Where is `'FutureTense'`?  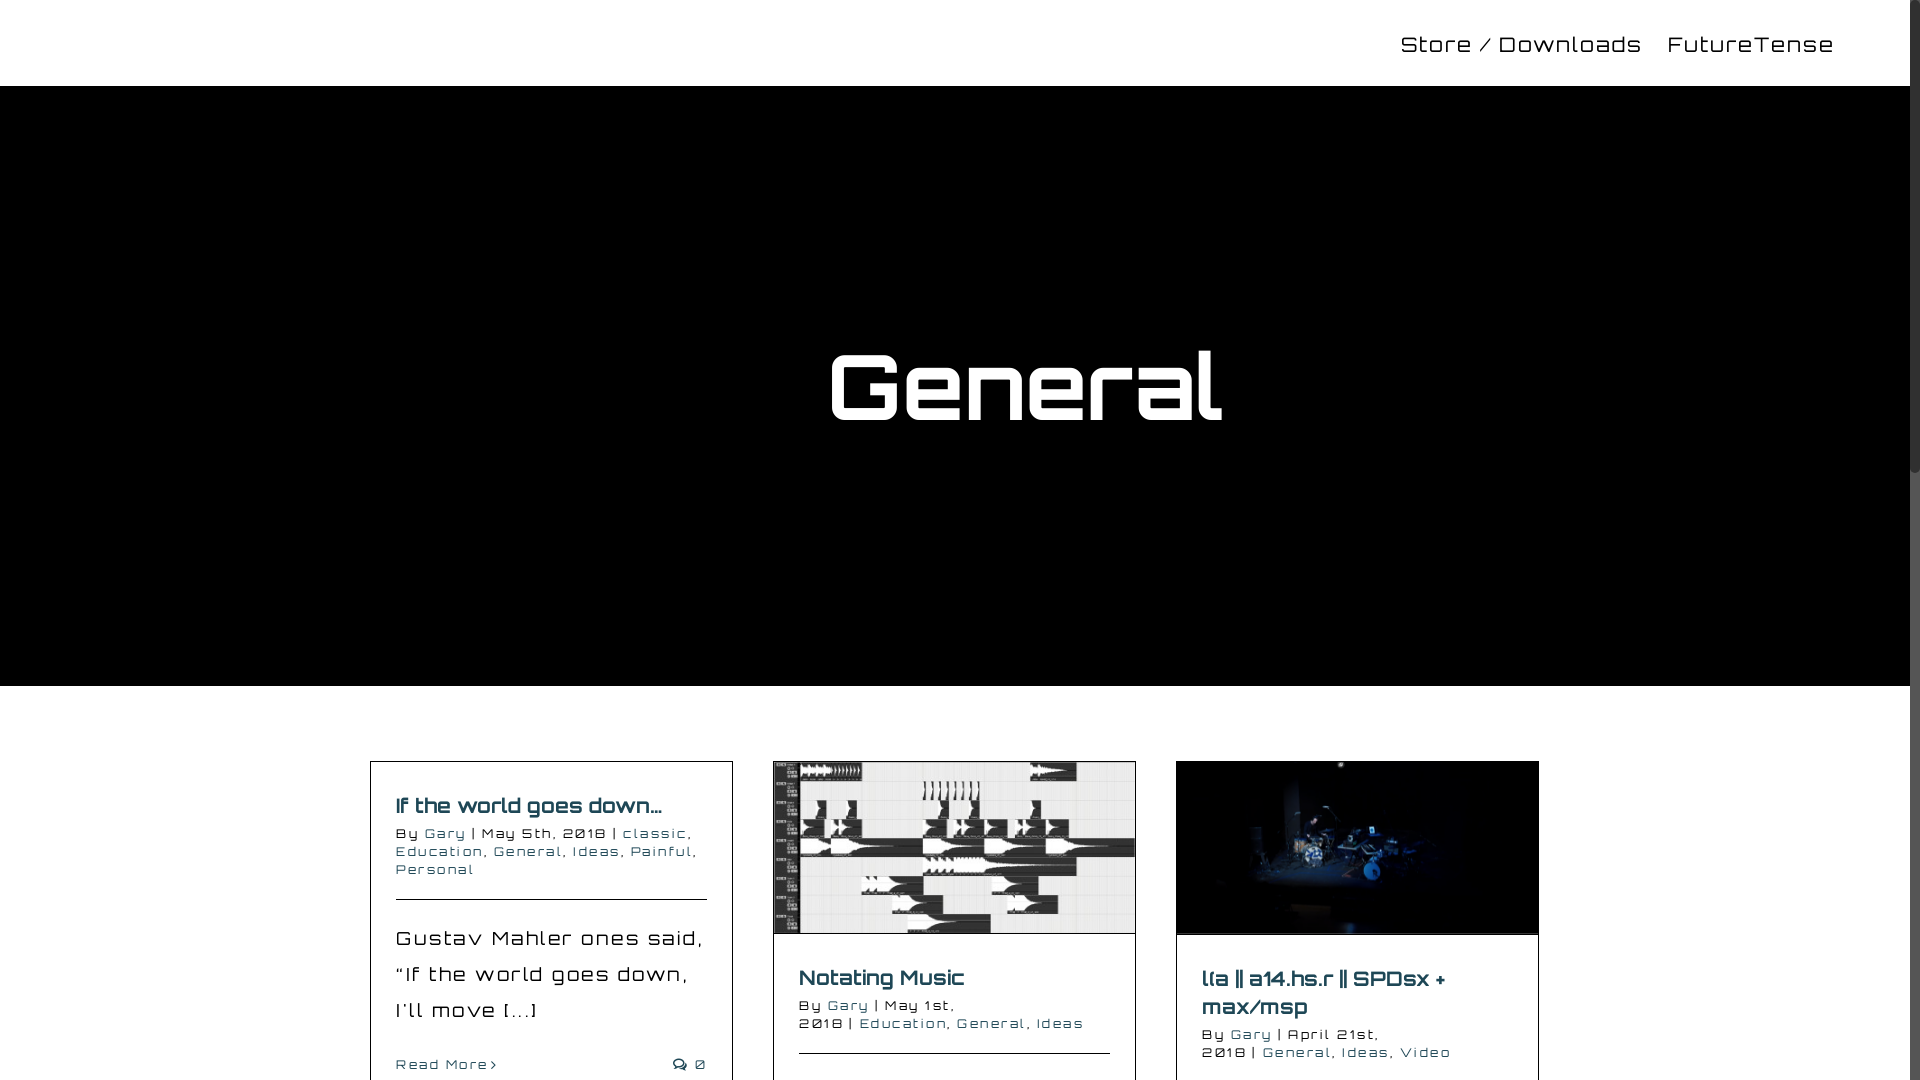
'FutureTense' is located at coordinates (1668, 42).